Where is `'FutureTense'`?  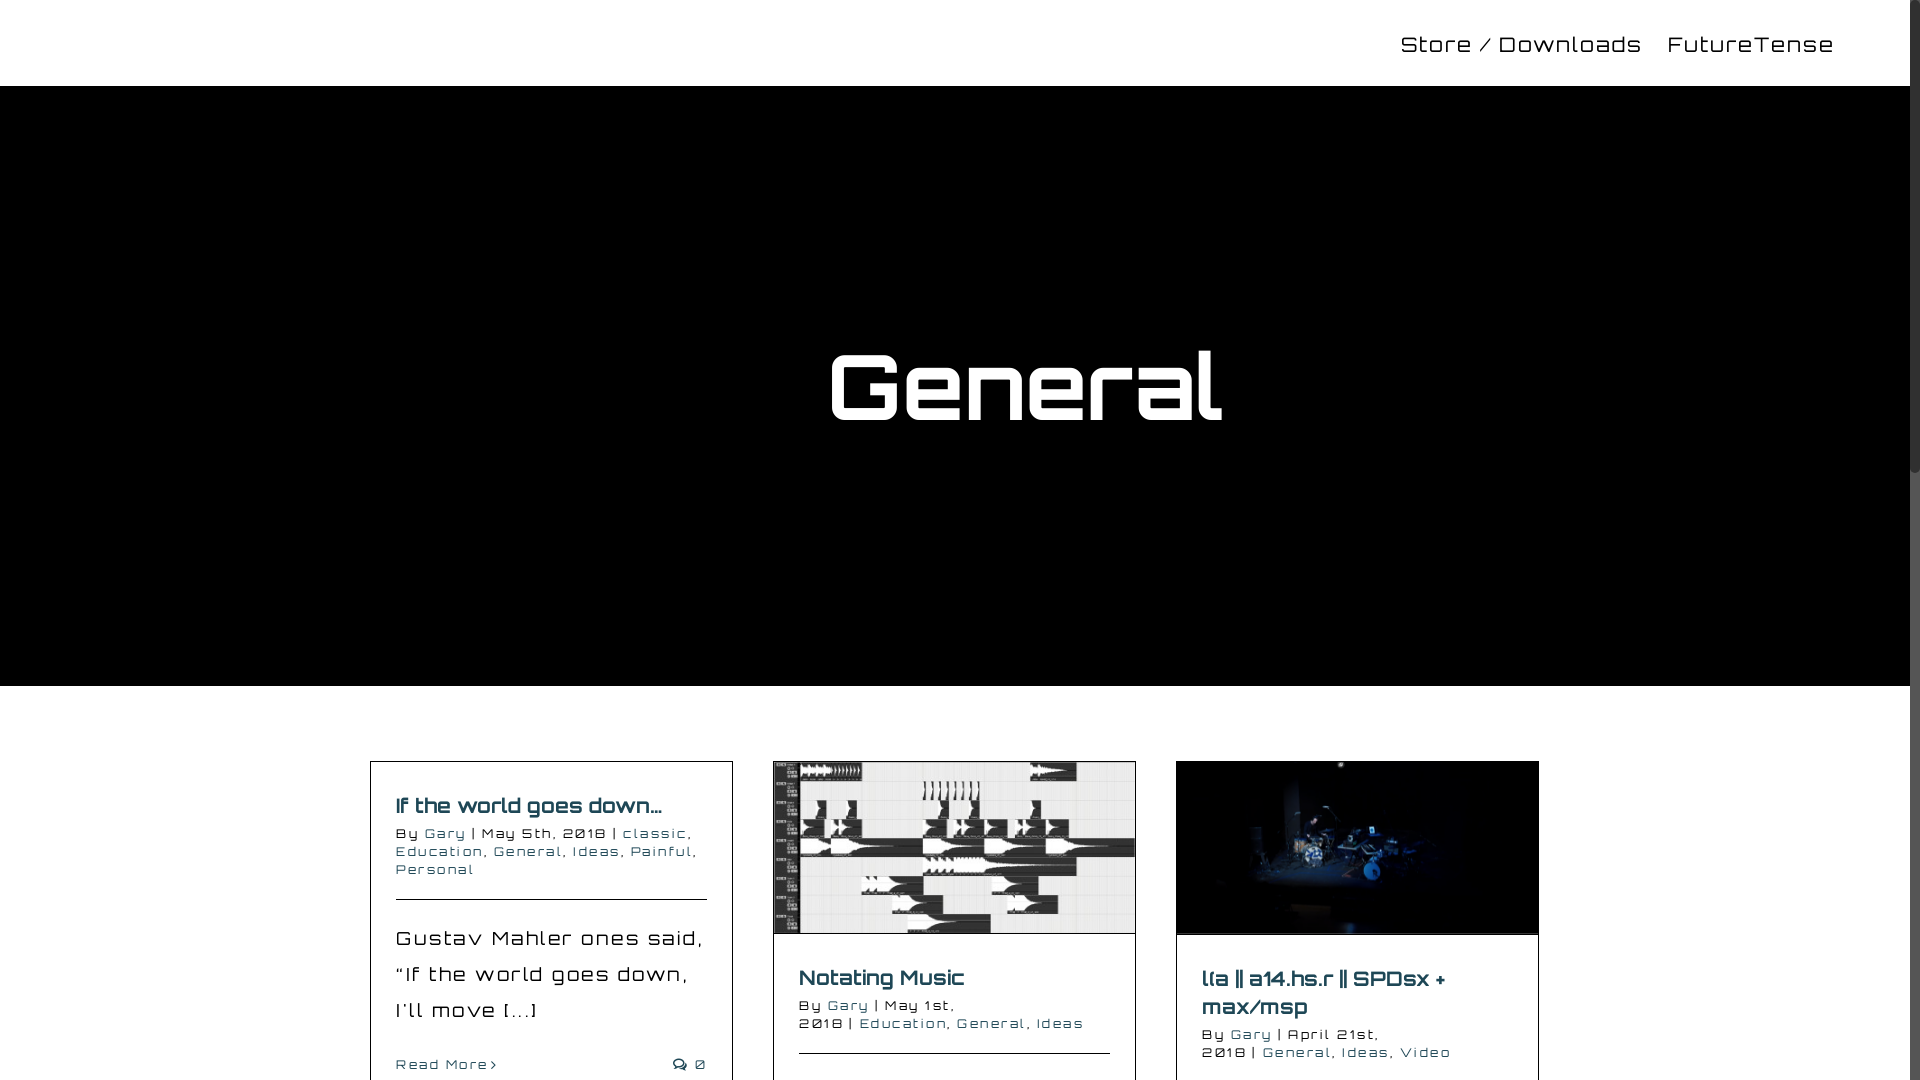
'FutureTense' is located at coordinates (1668, 42).